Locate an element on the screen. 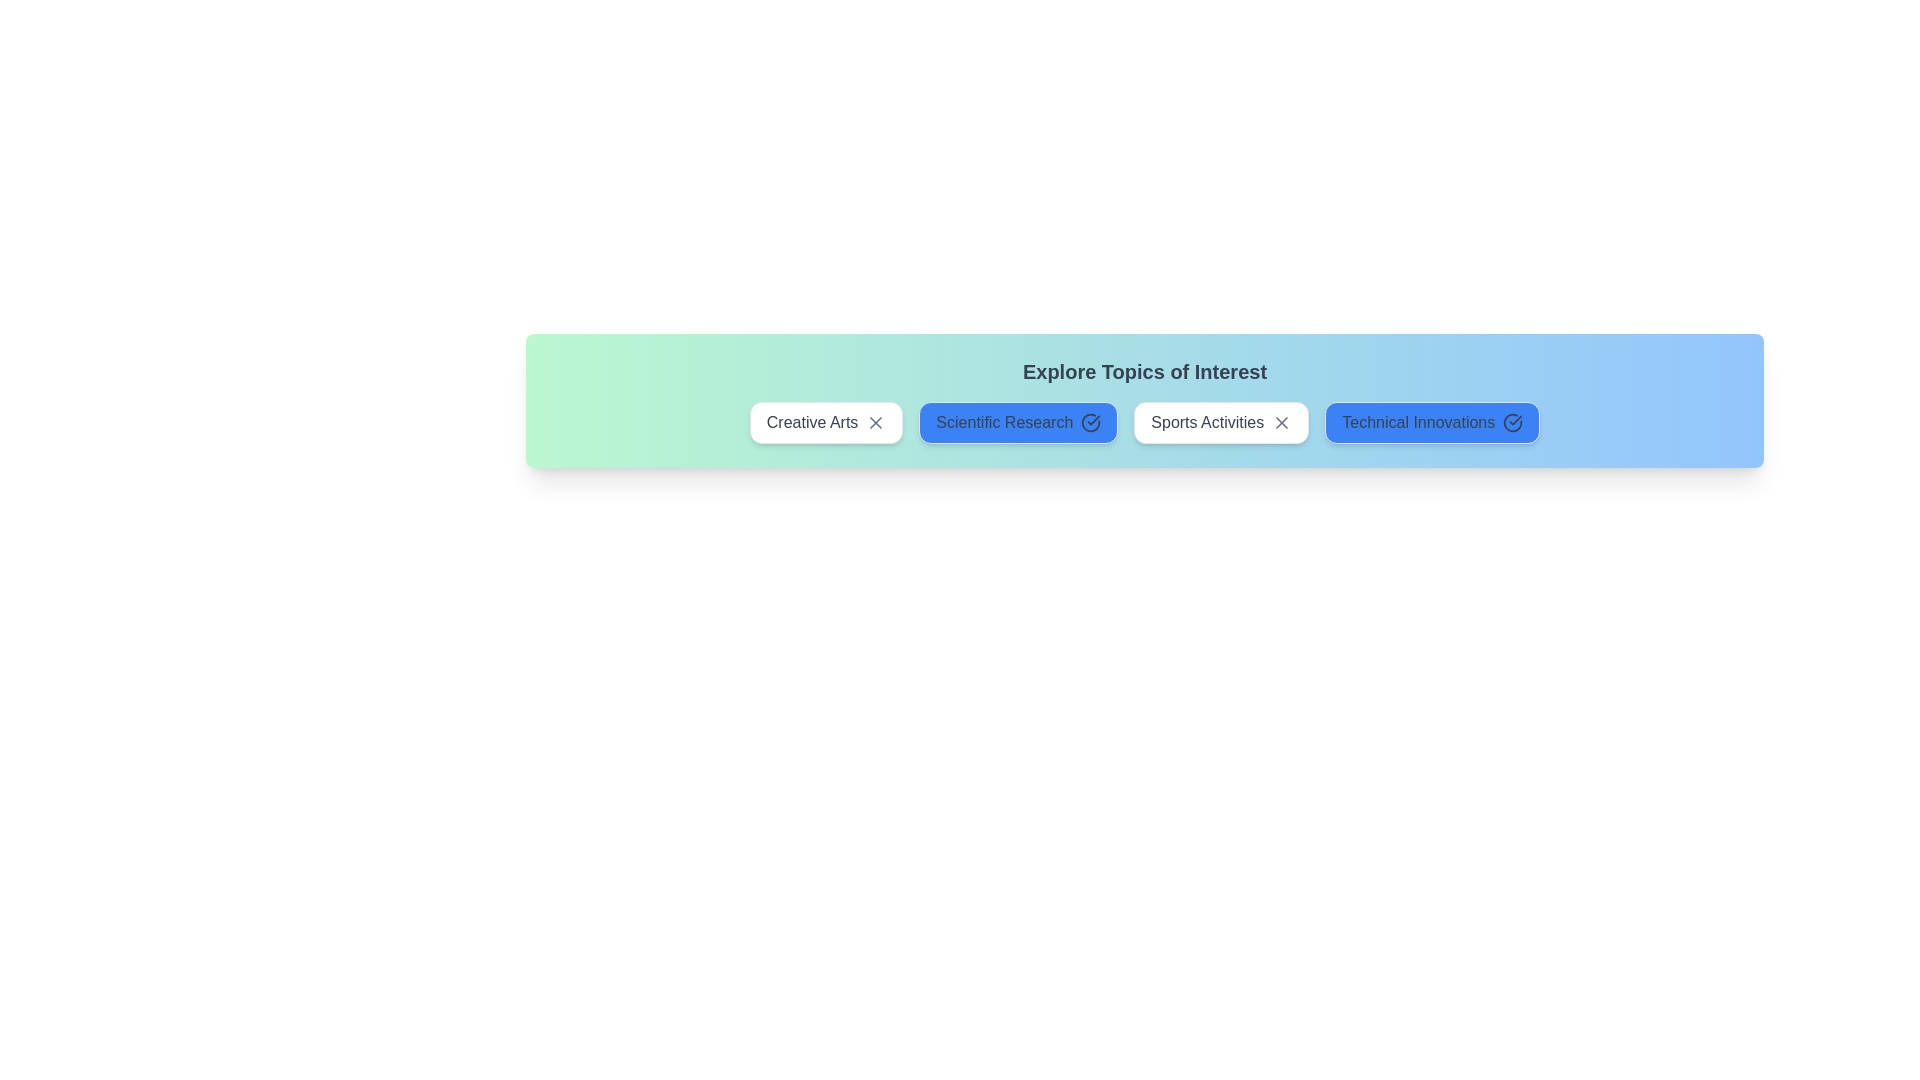 This screenshot has width=1920, height=1080. the chip labeled 'Creative Arts' to observe its visual feedback is located at coordinates (826, 422).